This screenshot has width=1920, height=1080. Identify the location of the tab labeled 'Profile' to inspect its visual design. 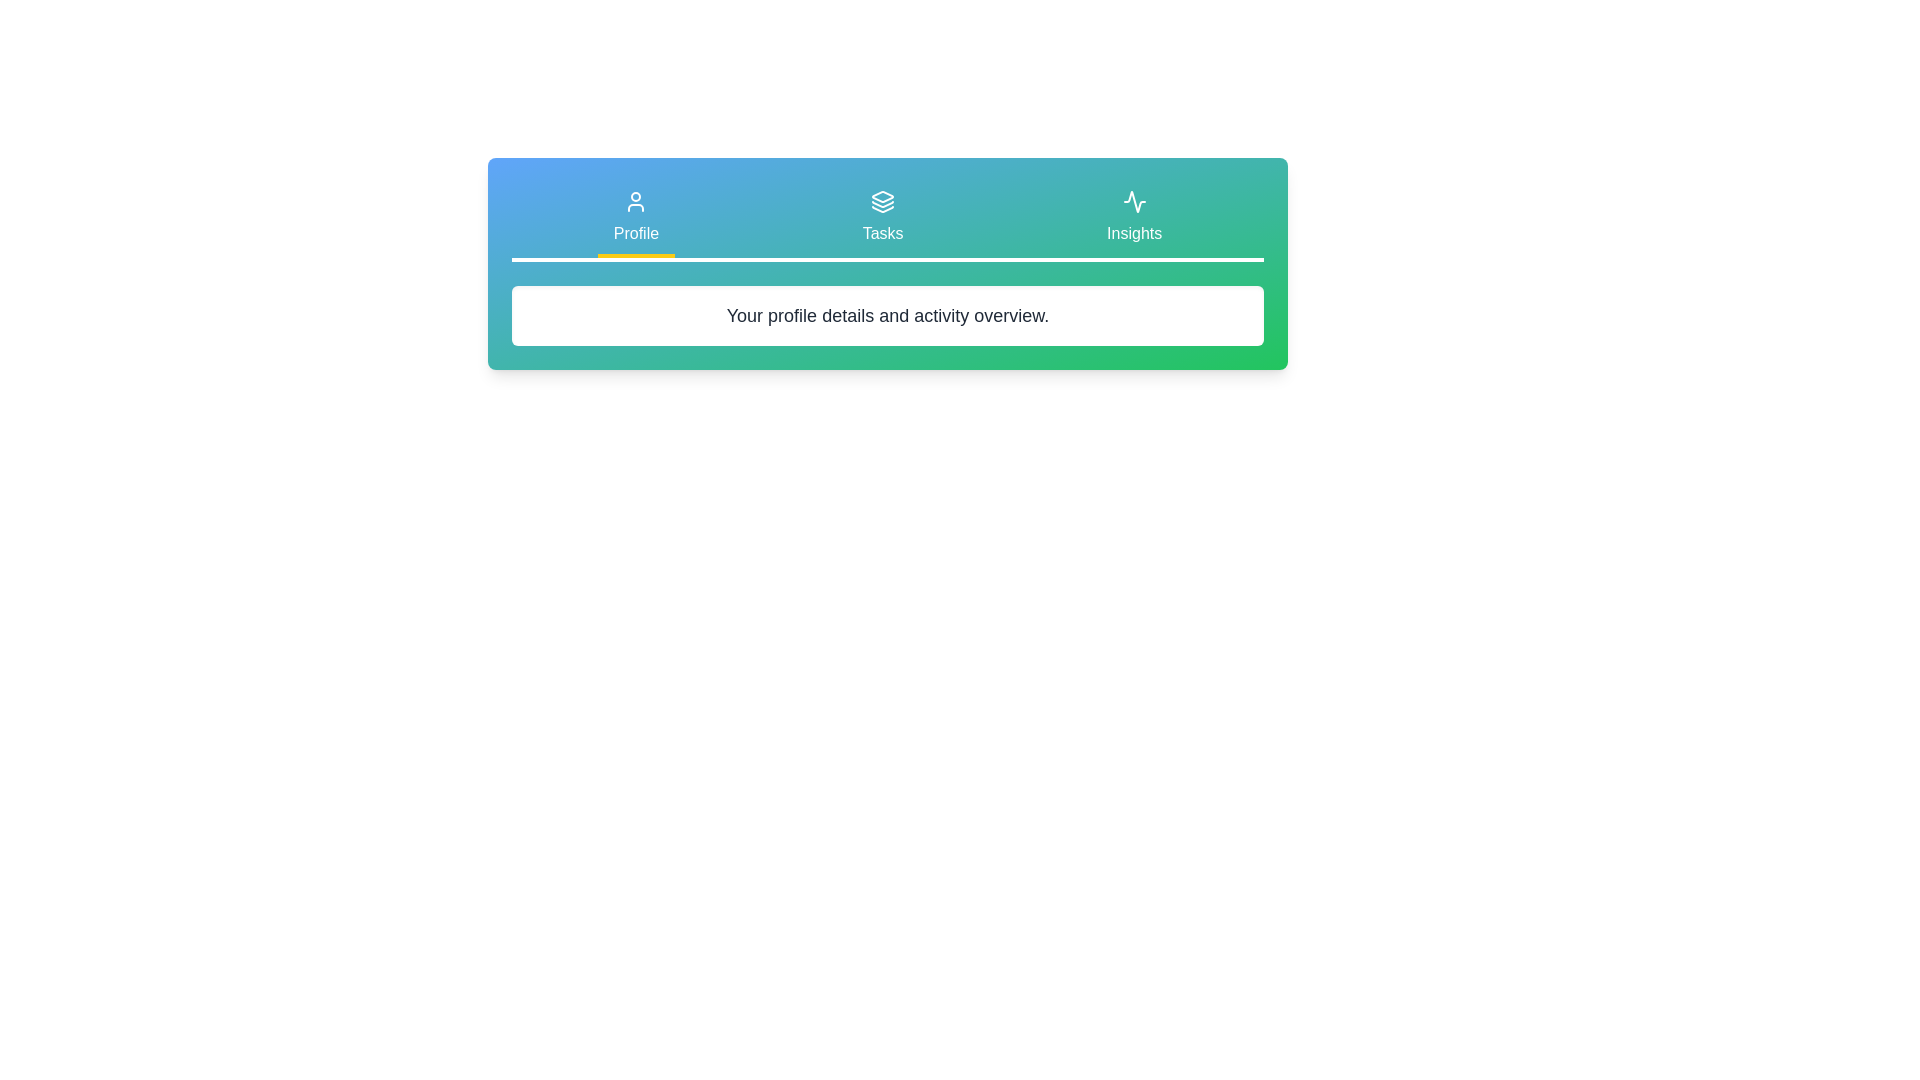
(635, 219).